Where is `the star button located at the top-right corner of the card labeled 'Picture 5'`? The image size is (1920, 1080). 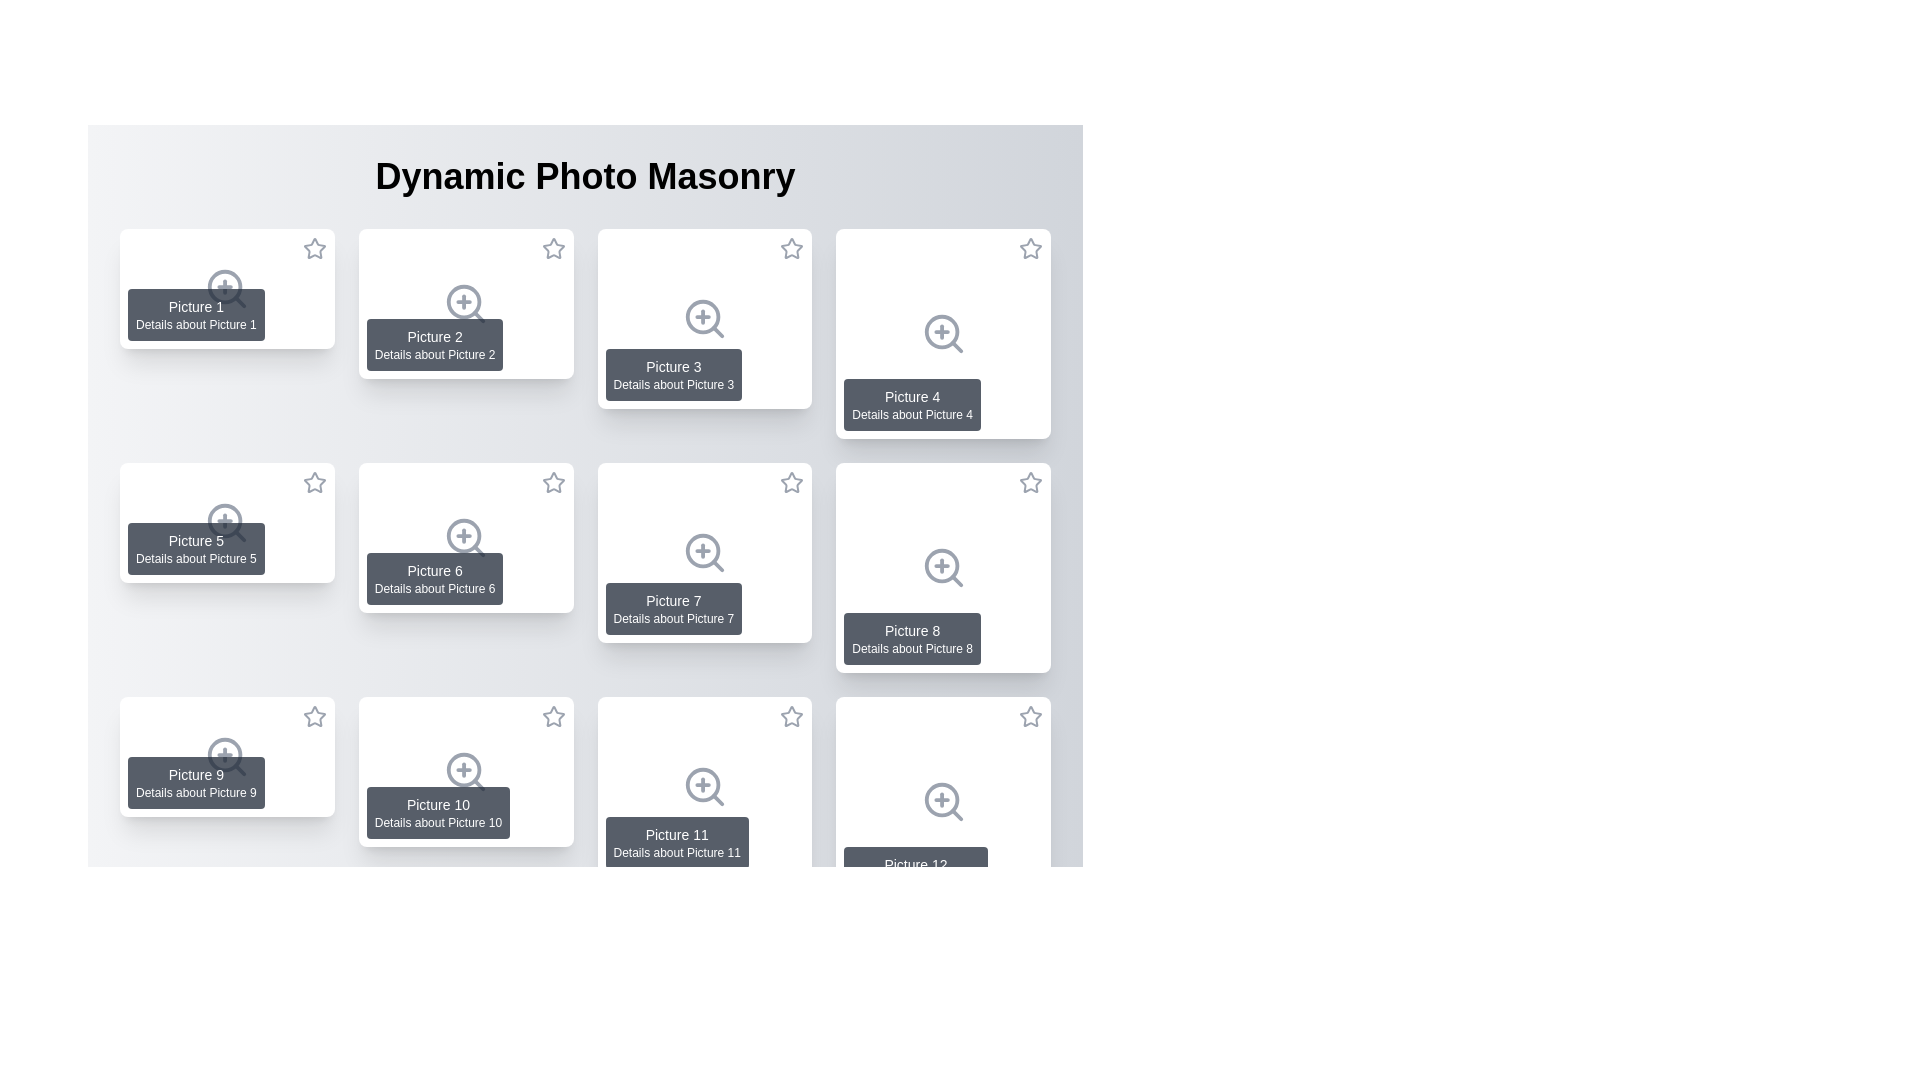 the star button located at the top-right corner of the card labeled 'Picture 5' is located at coordinates (313, 482).